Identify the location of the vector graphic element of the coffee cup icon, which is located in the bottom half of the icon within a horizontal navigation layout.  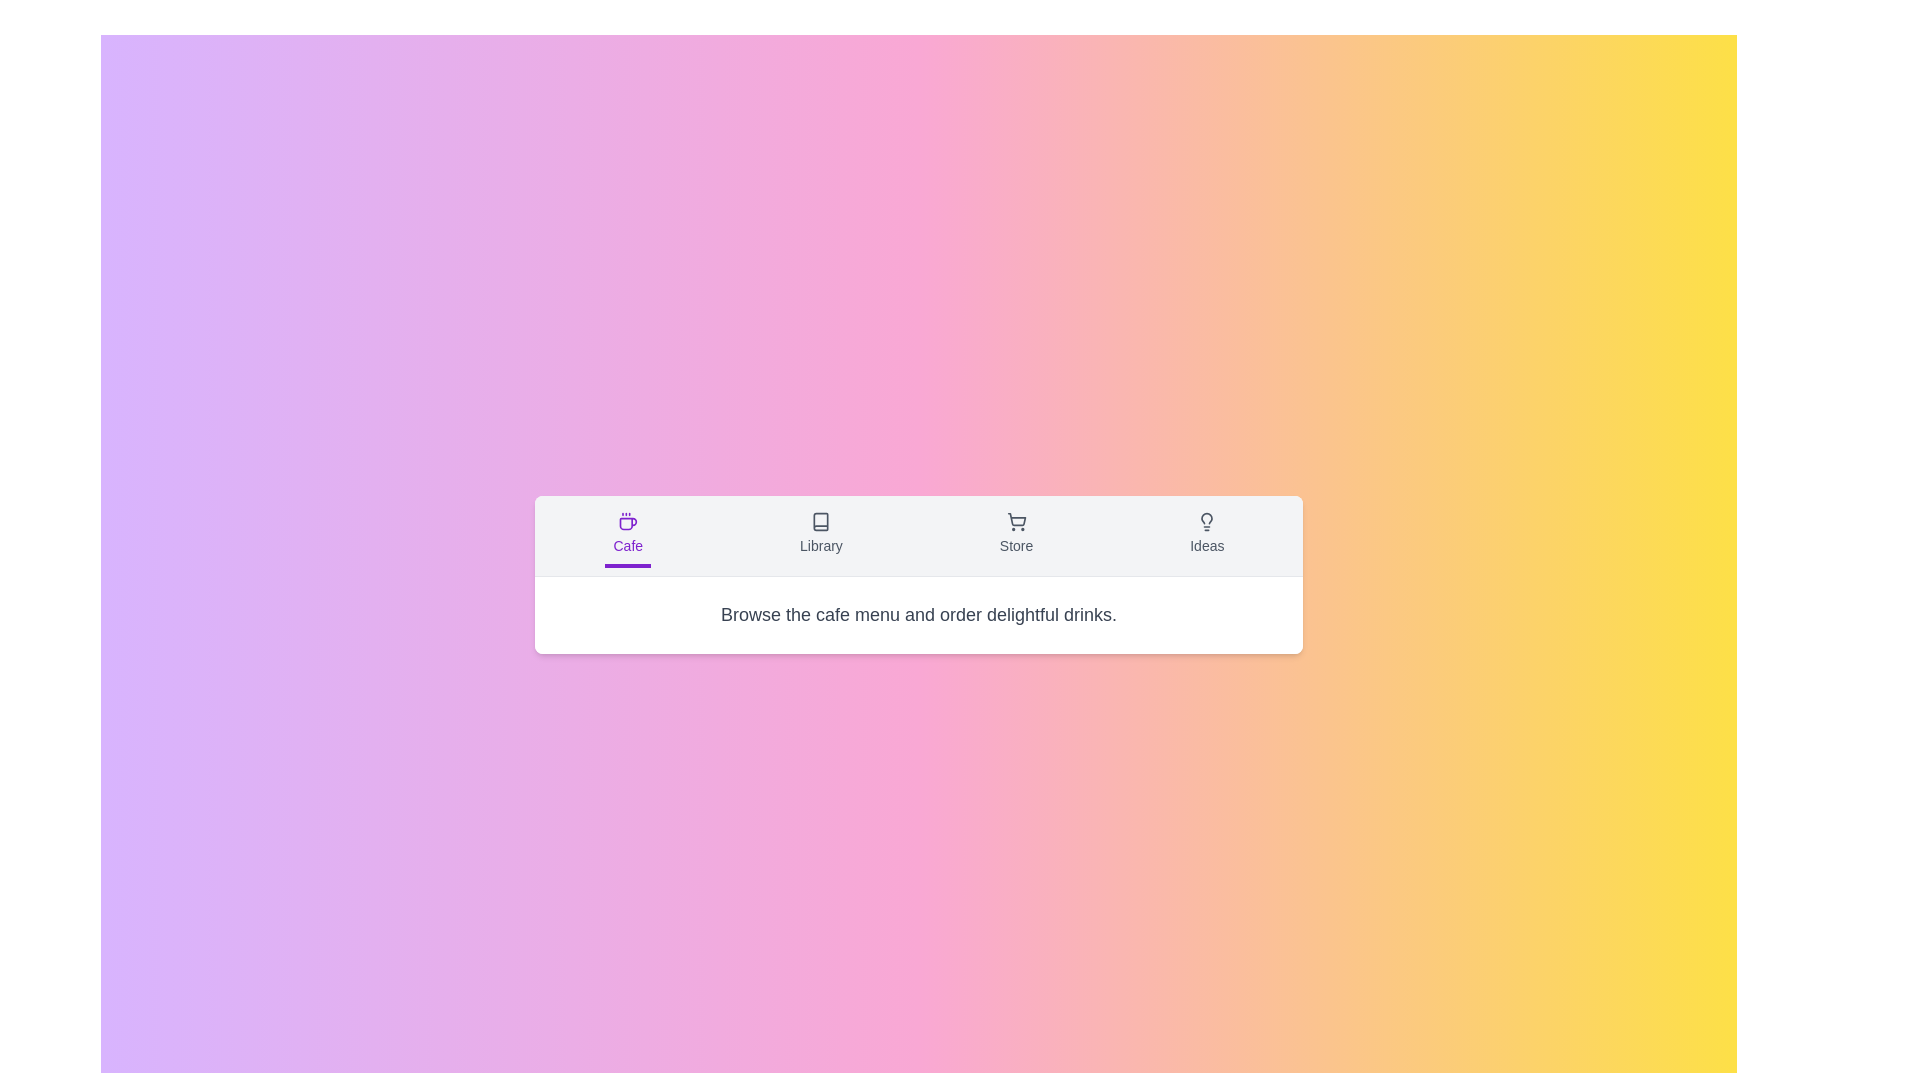
(627, 522).